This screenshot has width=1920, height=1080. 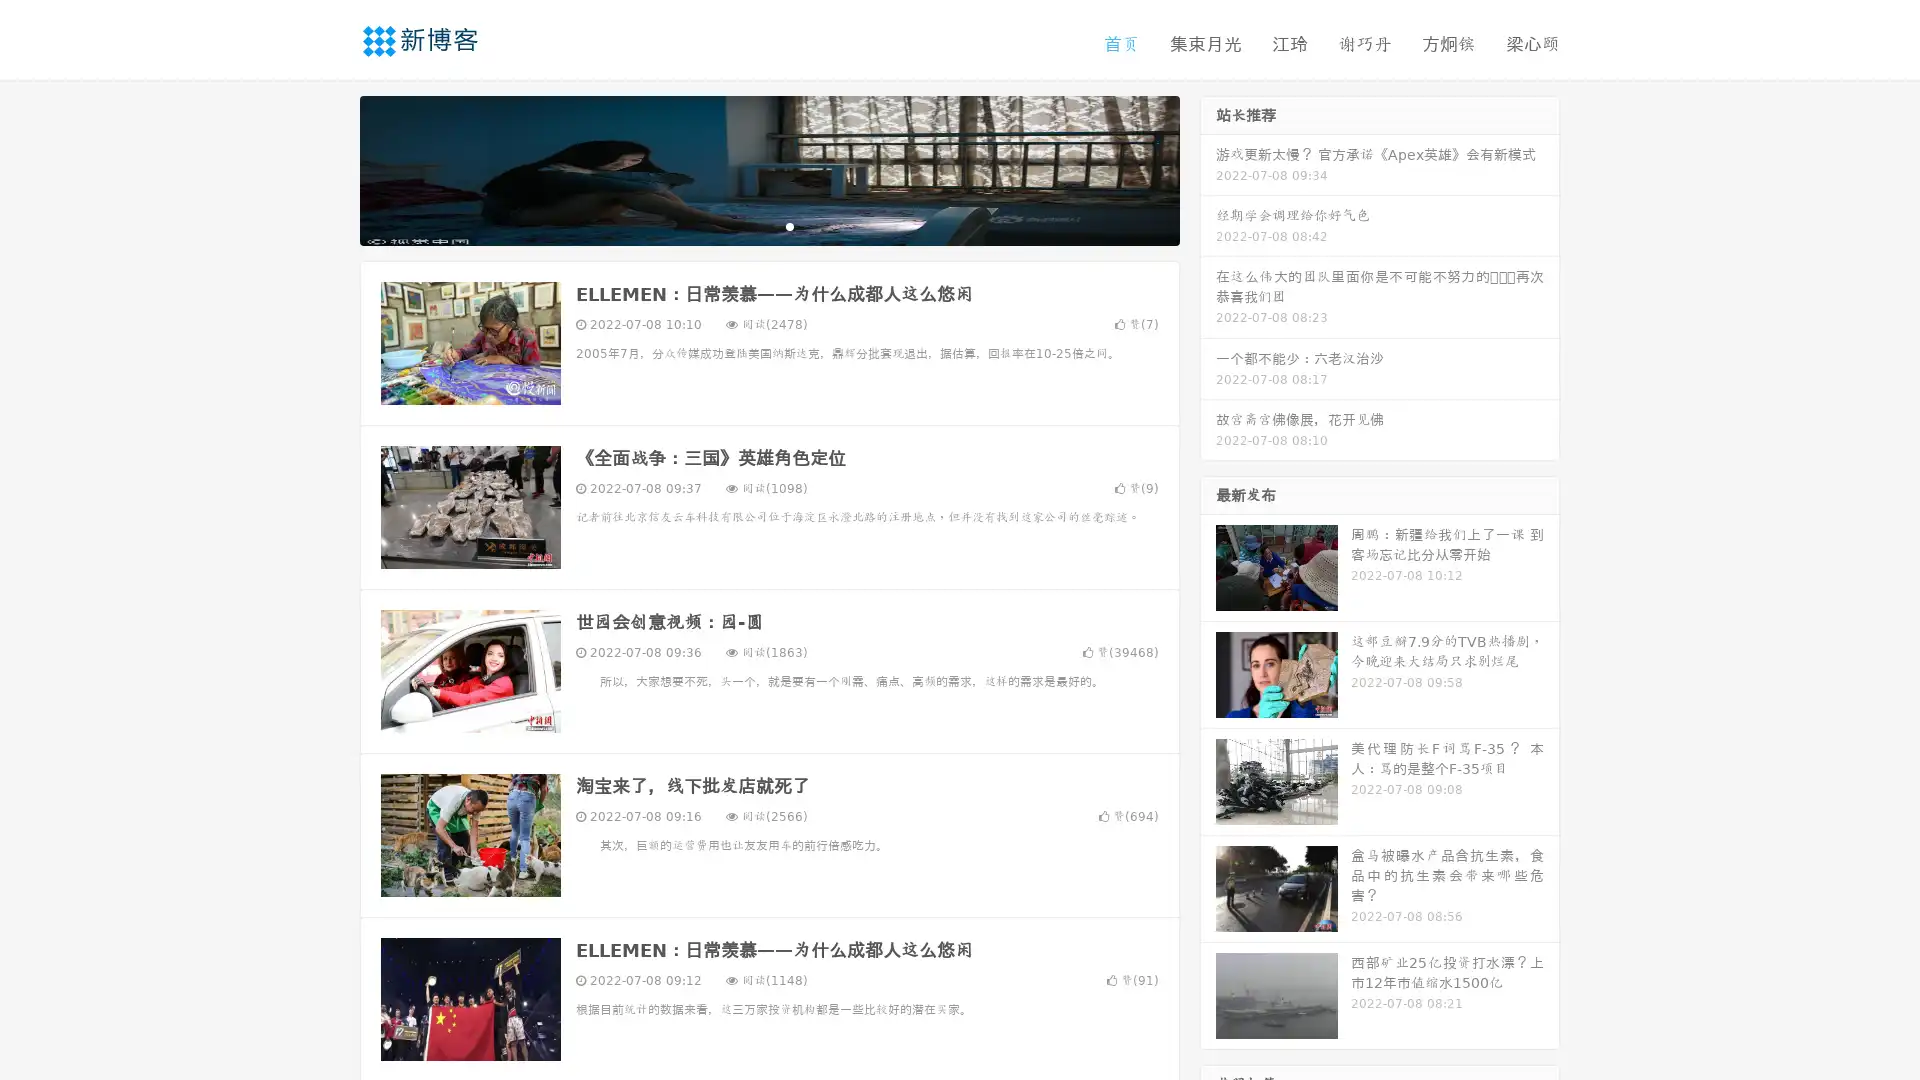 I want to click on Go to slide 1, so click(x=748, y=225).